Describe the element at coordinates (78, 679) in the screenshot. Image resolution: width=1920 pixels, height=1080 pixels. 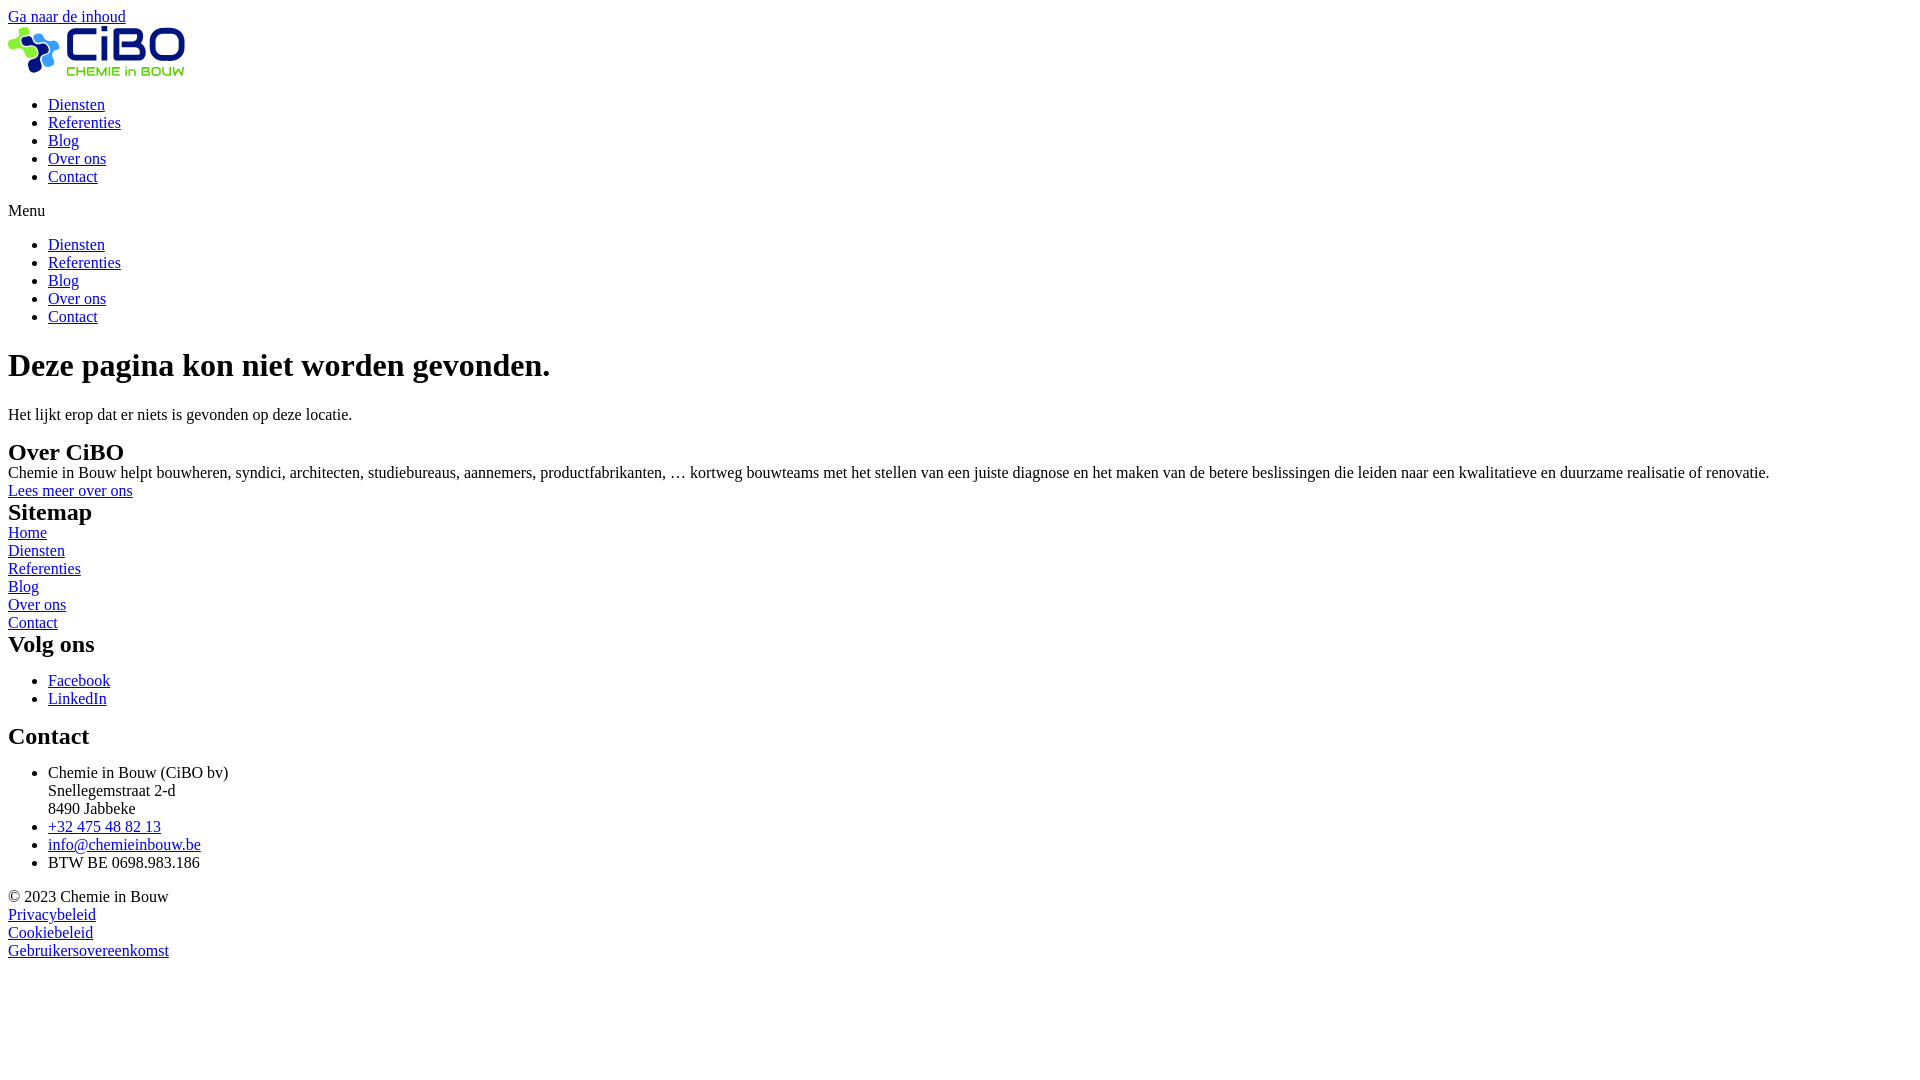
I see `'Facebook'` at that location.